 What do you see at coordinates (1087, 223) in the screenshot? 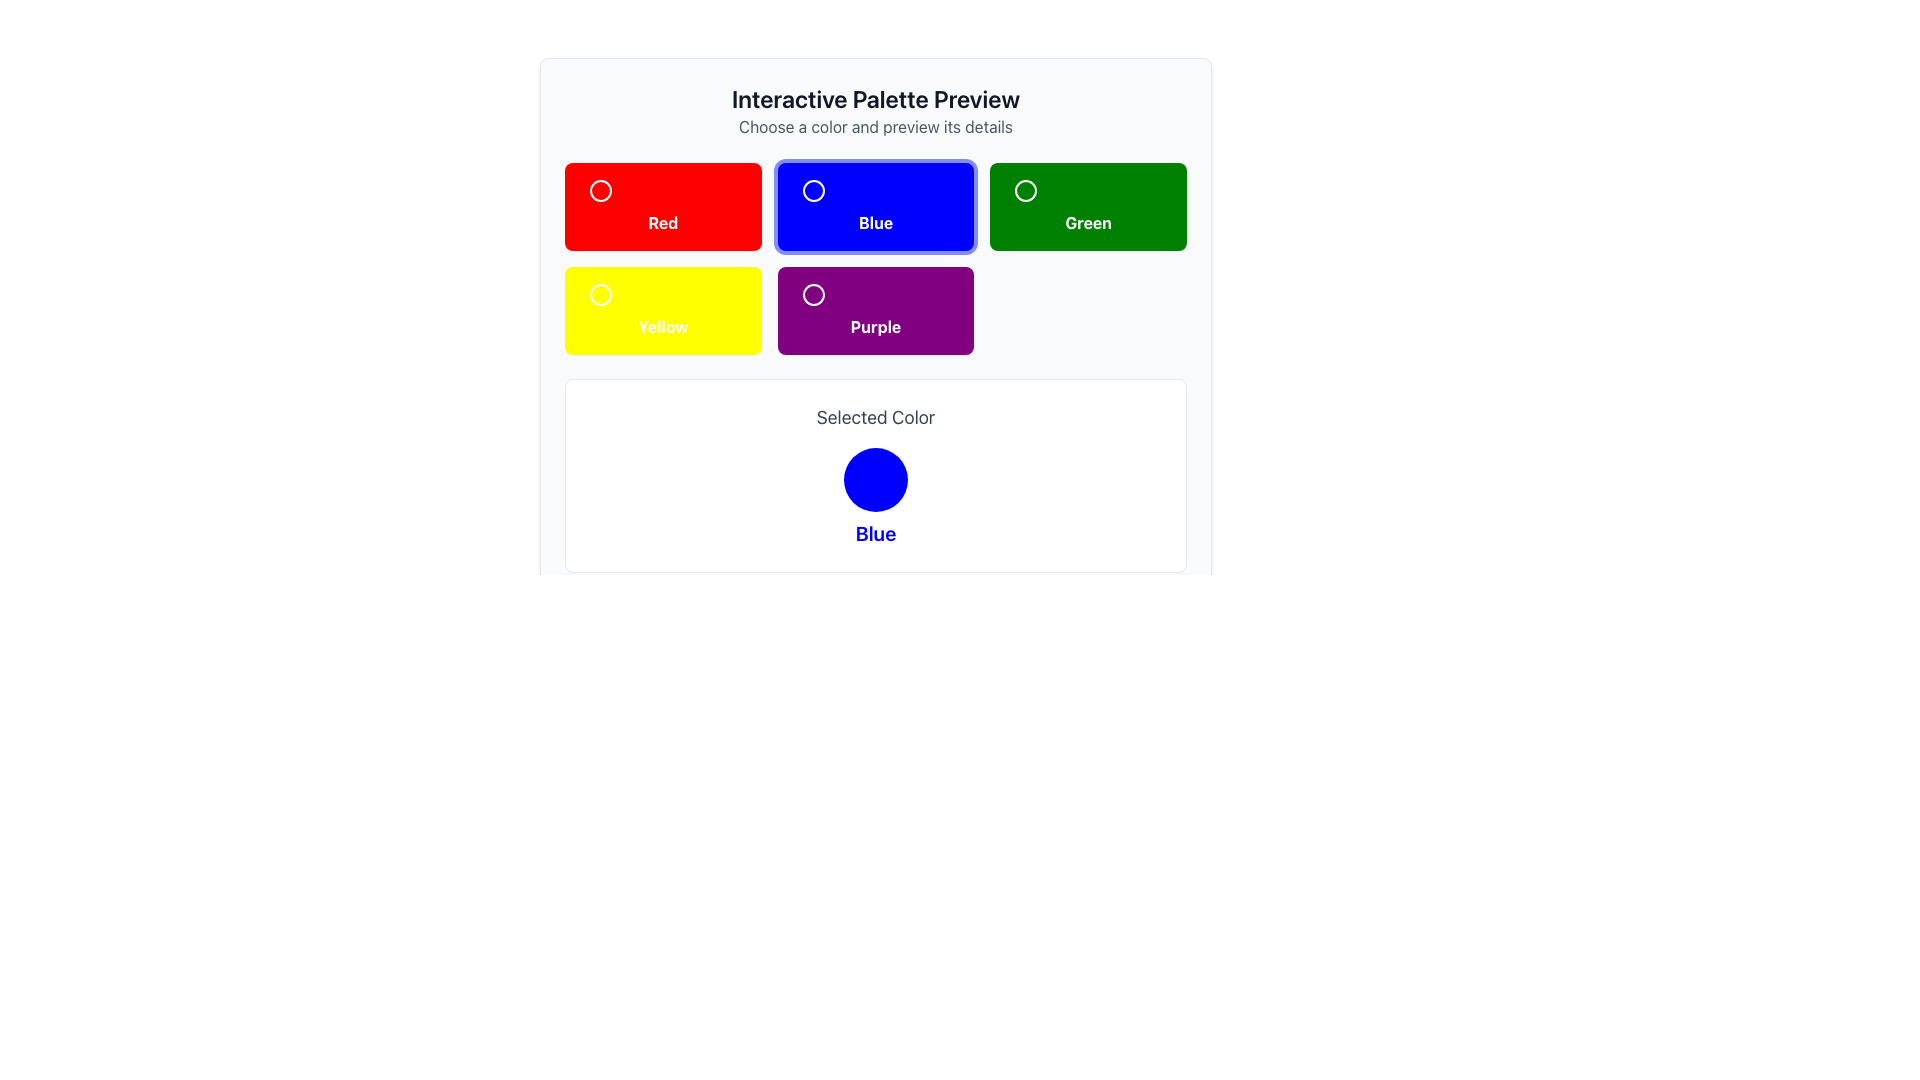
I see `the bold white text 'Green' which is centrally aligned within a green rectangular button located in the top-right corner of a button grid` at bounding box center [1087, 223].